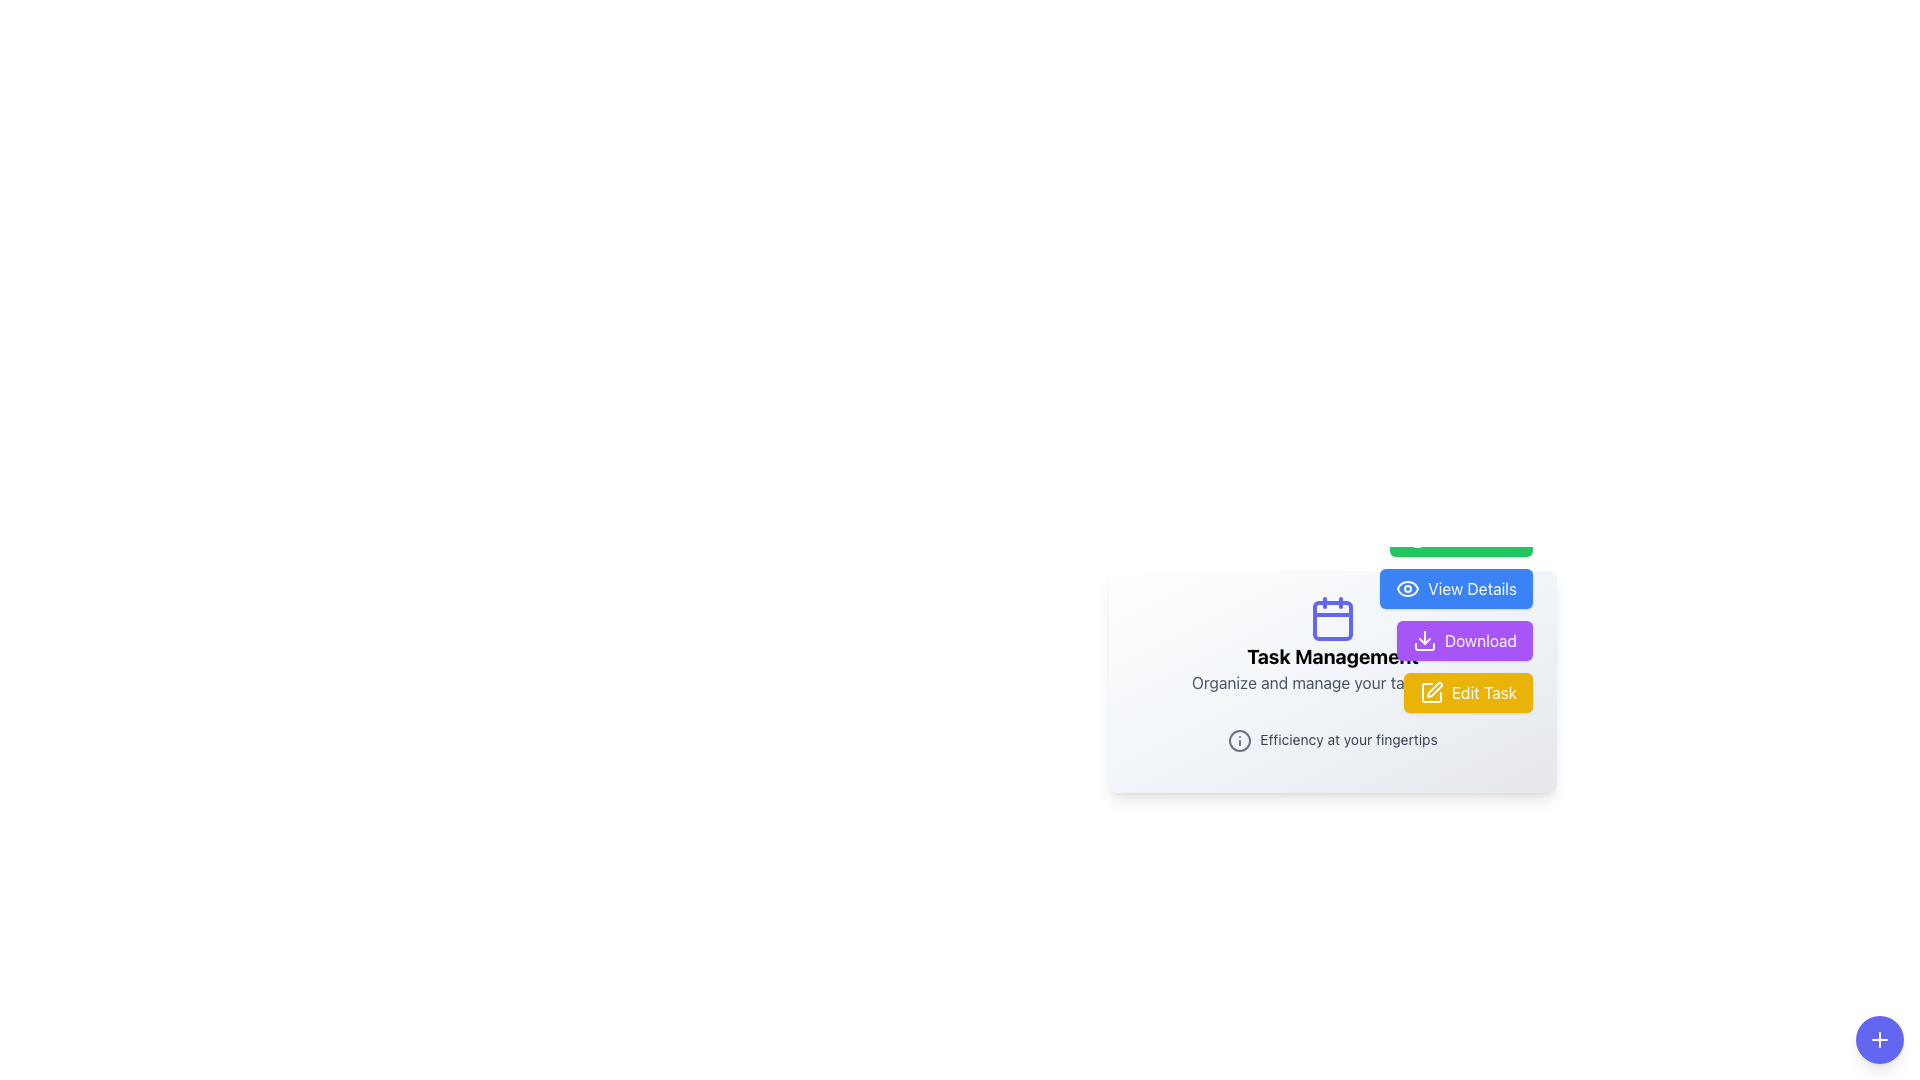 The height and width of the screenshot is (1080, 1920). Describe the element at coordinates (1239, 740) in the screenshot. I see `the circular informational icon with a gray color scheme located next to the text 'Efficiency at your fingertips.'` at that location.